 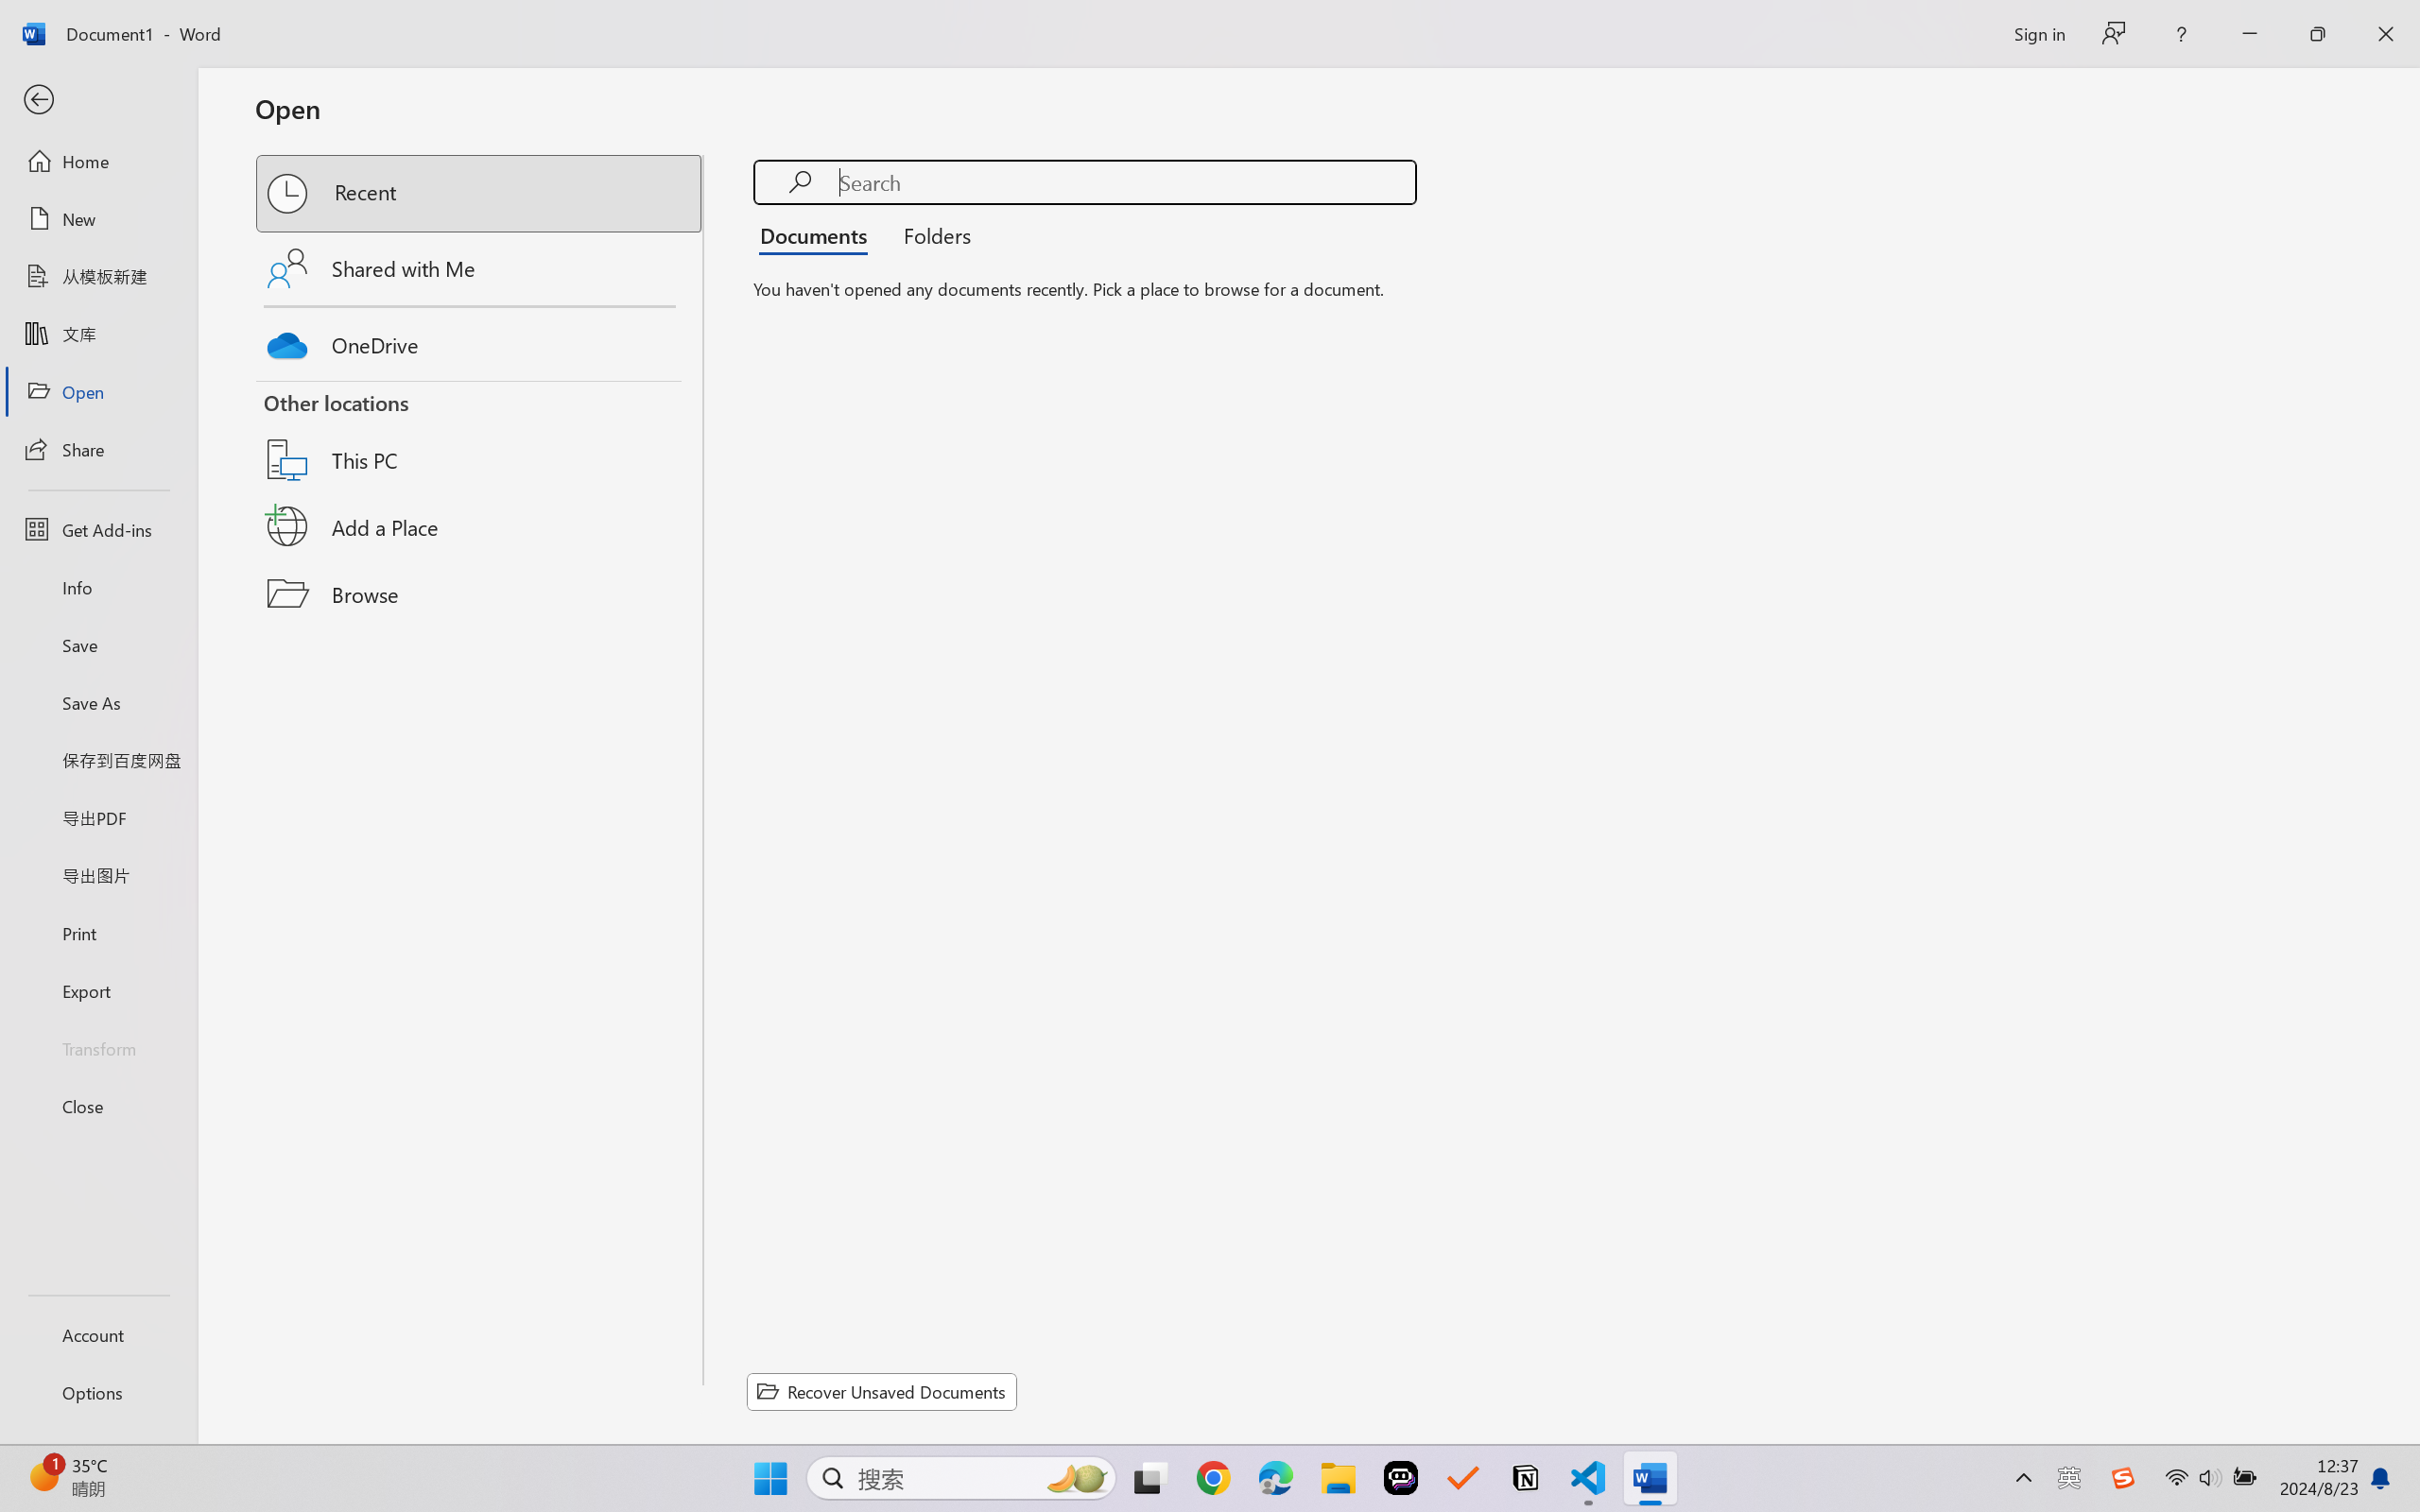 What do you see at coordinates (882, 1391) in the screenshot?
I see `'Recover Unsaved Documents'` at bounding box center [882, 1391].